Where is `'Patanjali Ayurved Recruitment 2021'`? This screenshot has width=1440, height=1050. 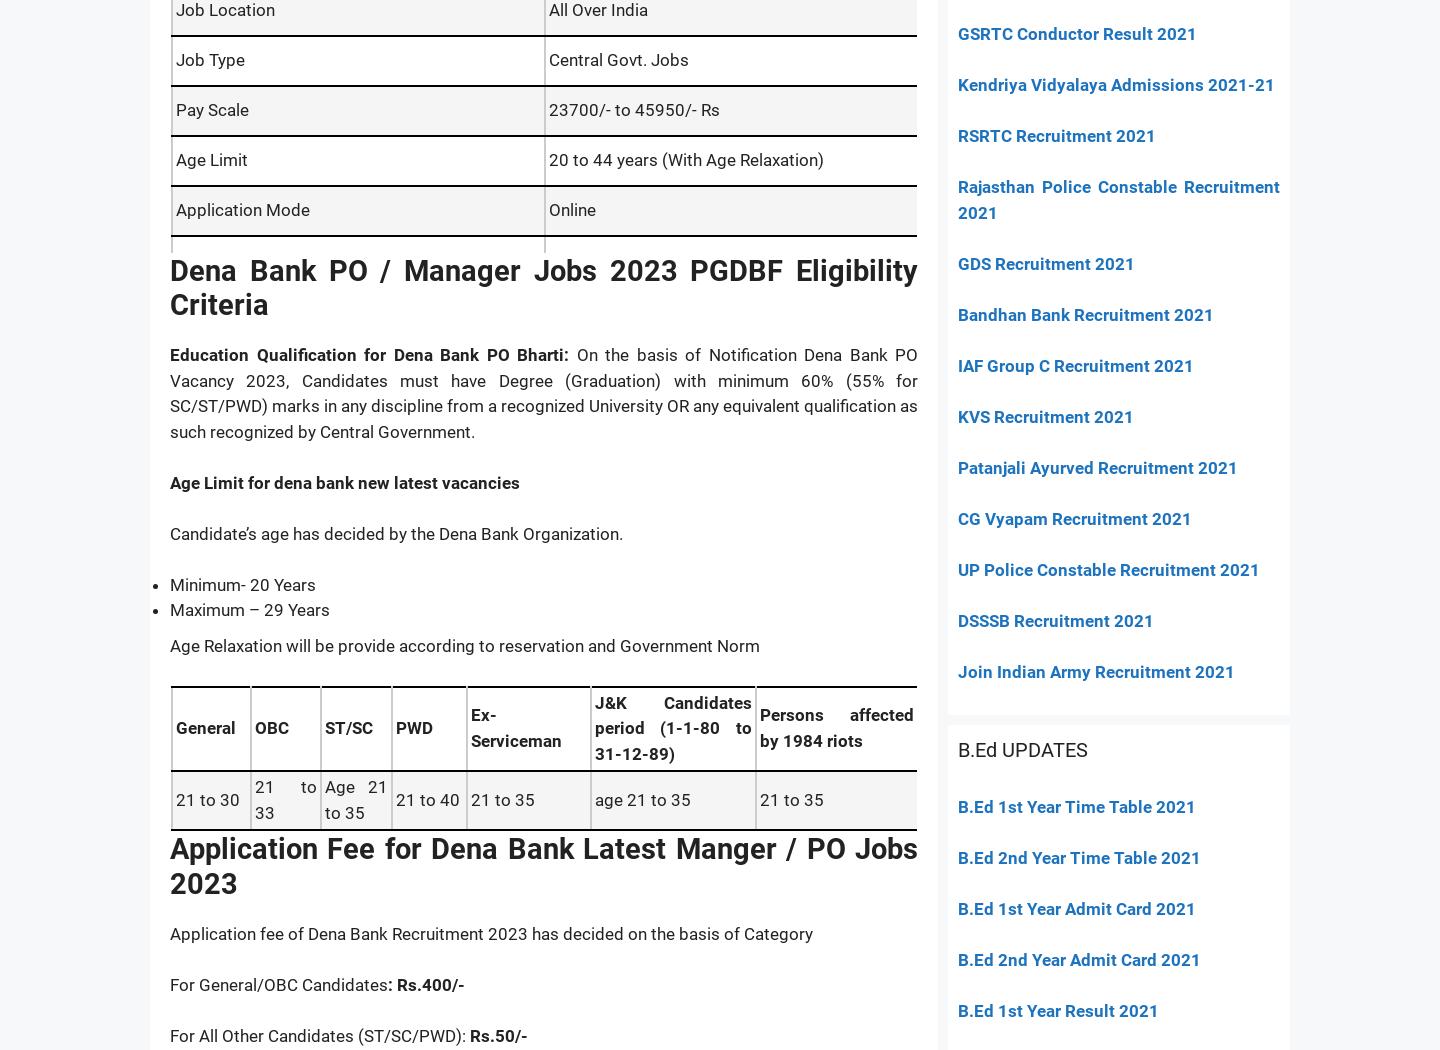
'Patanjali Ayurved Recruitment 2021' is located at coordinates (958, 467).